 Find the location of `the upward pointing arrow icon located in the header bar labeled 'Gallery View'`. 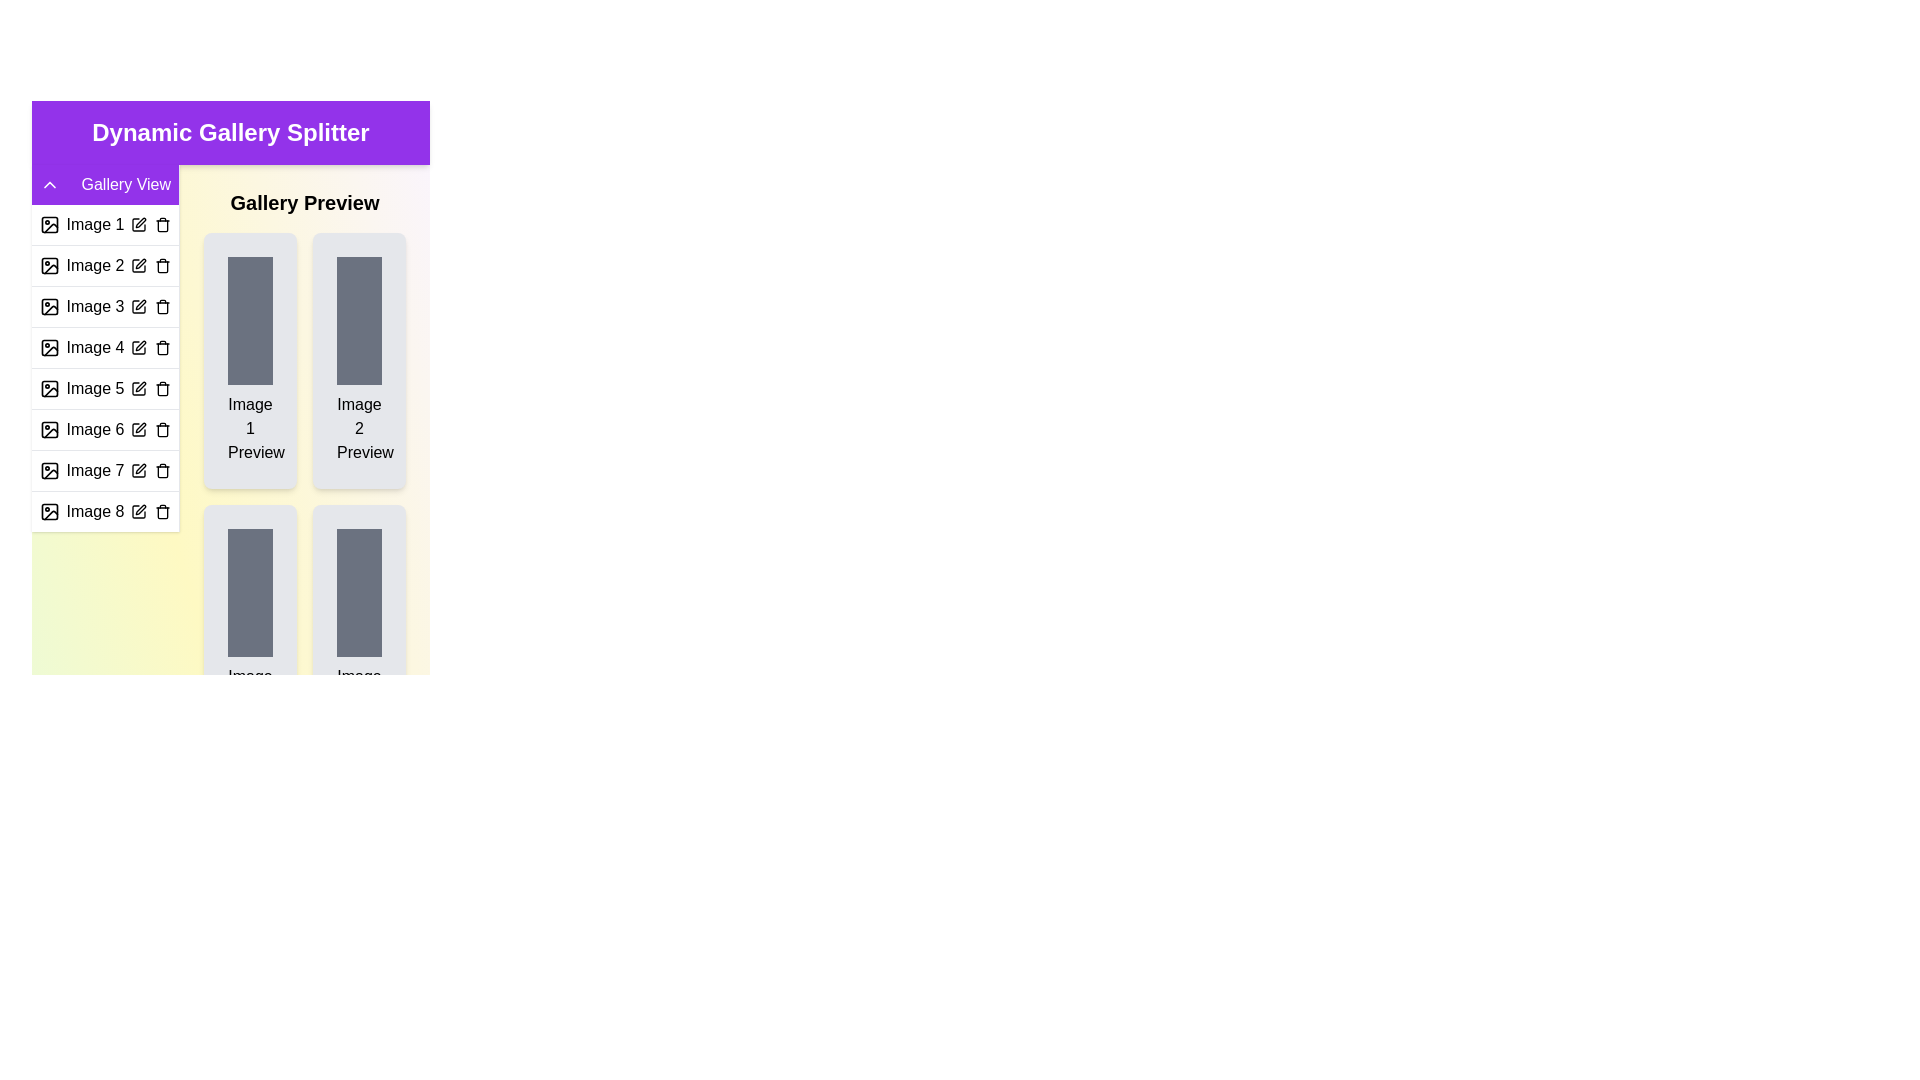

the upward pointing arrow icon located in the header bar labeled 'Gallery View' is located at coordinates (49, 185).